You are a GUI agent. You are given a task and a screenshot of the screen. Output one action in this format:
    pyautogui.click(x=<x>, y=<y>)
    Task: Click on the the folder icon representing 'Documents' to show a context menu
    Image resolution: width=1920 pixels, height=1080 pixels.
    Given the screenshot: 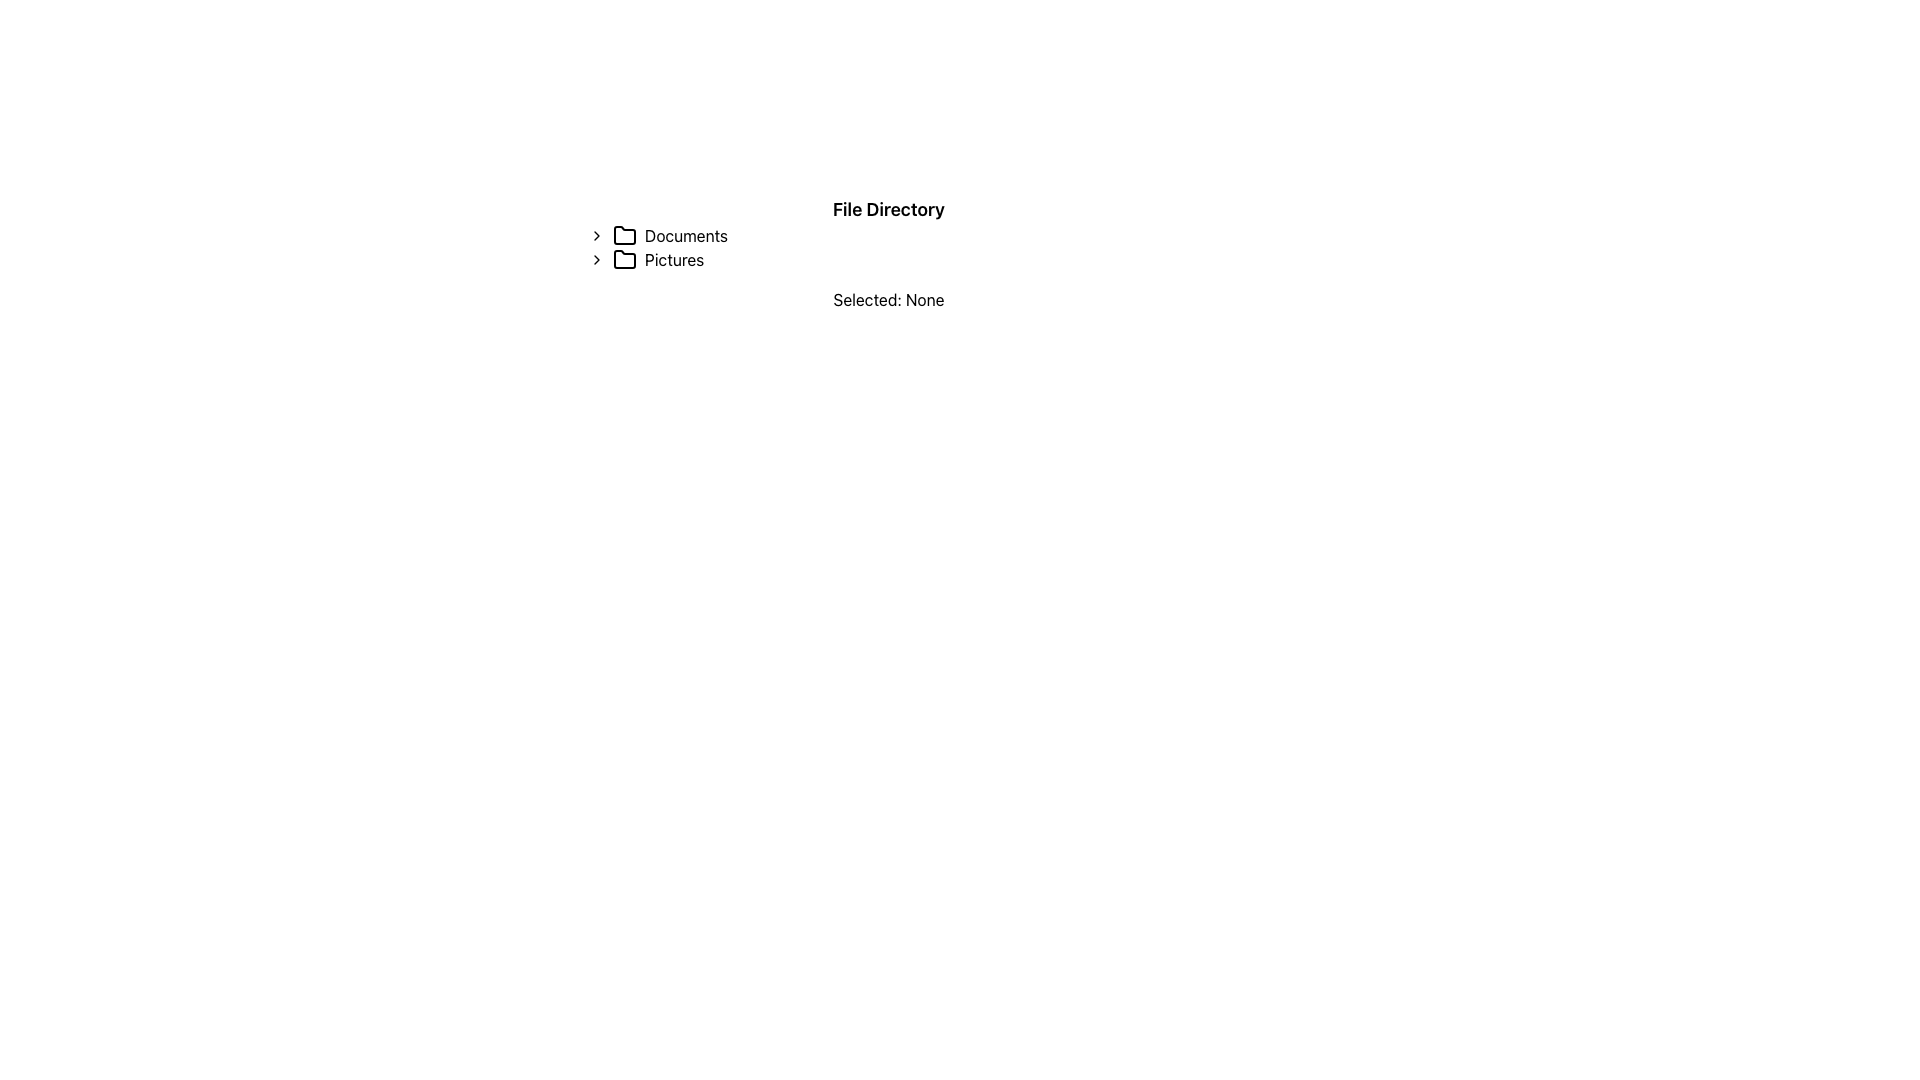 What is the action you would take?
    pyautogui.click(x=623, y=234)
    